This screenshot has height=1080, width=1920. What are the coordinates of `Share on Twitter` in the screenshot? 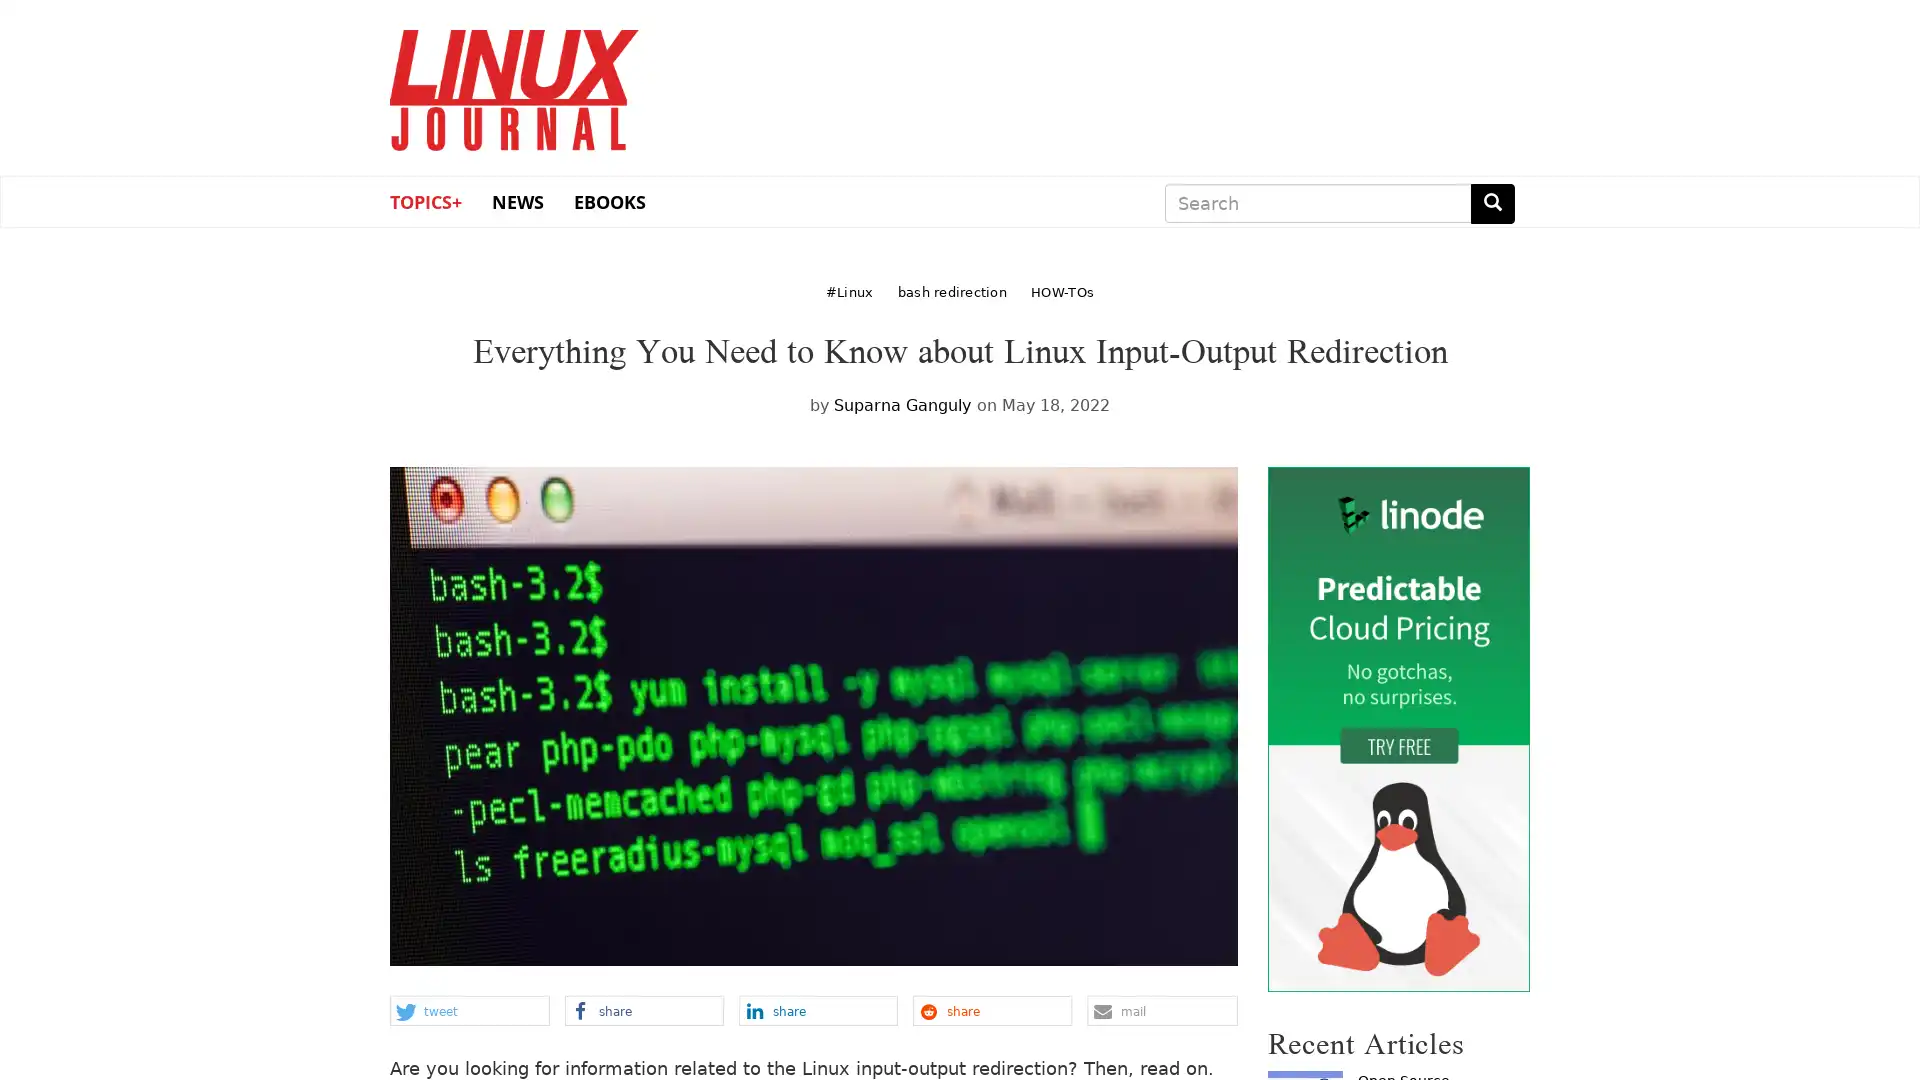 It's located at (468, 1010).